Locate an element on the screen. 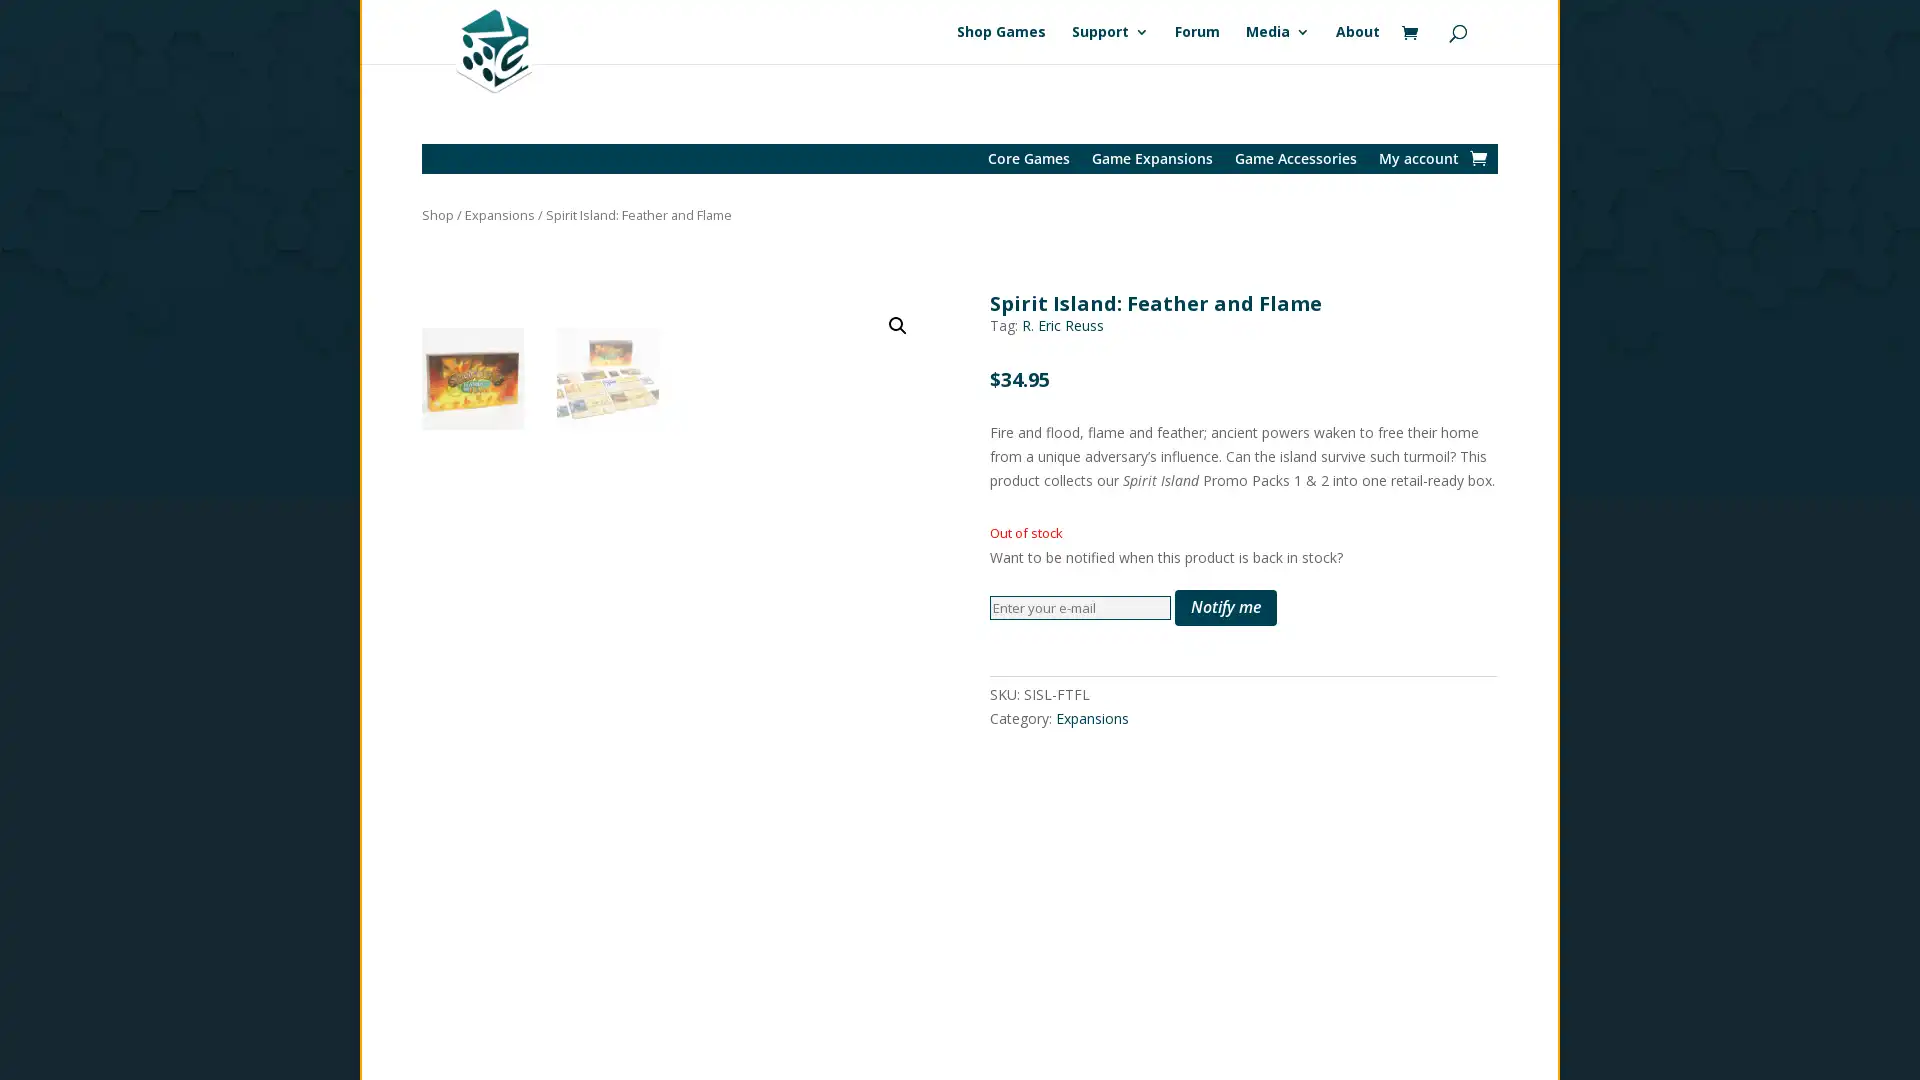 The image size is (1920, 1080). Notify me 5 is located at coordinates (1223, 606).